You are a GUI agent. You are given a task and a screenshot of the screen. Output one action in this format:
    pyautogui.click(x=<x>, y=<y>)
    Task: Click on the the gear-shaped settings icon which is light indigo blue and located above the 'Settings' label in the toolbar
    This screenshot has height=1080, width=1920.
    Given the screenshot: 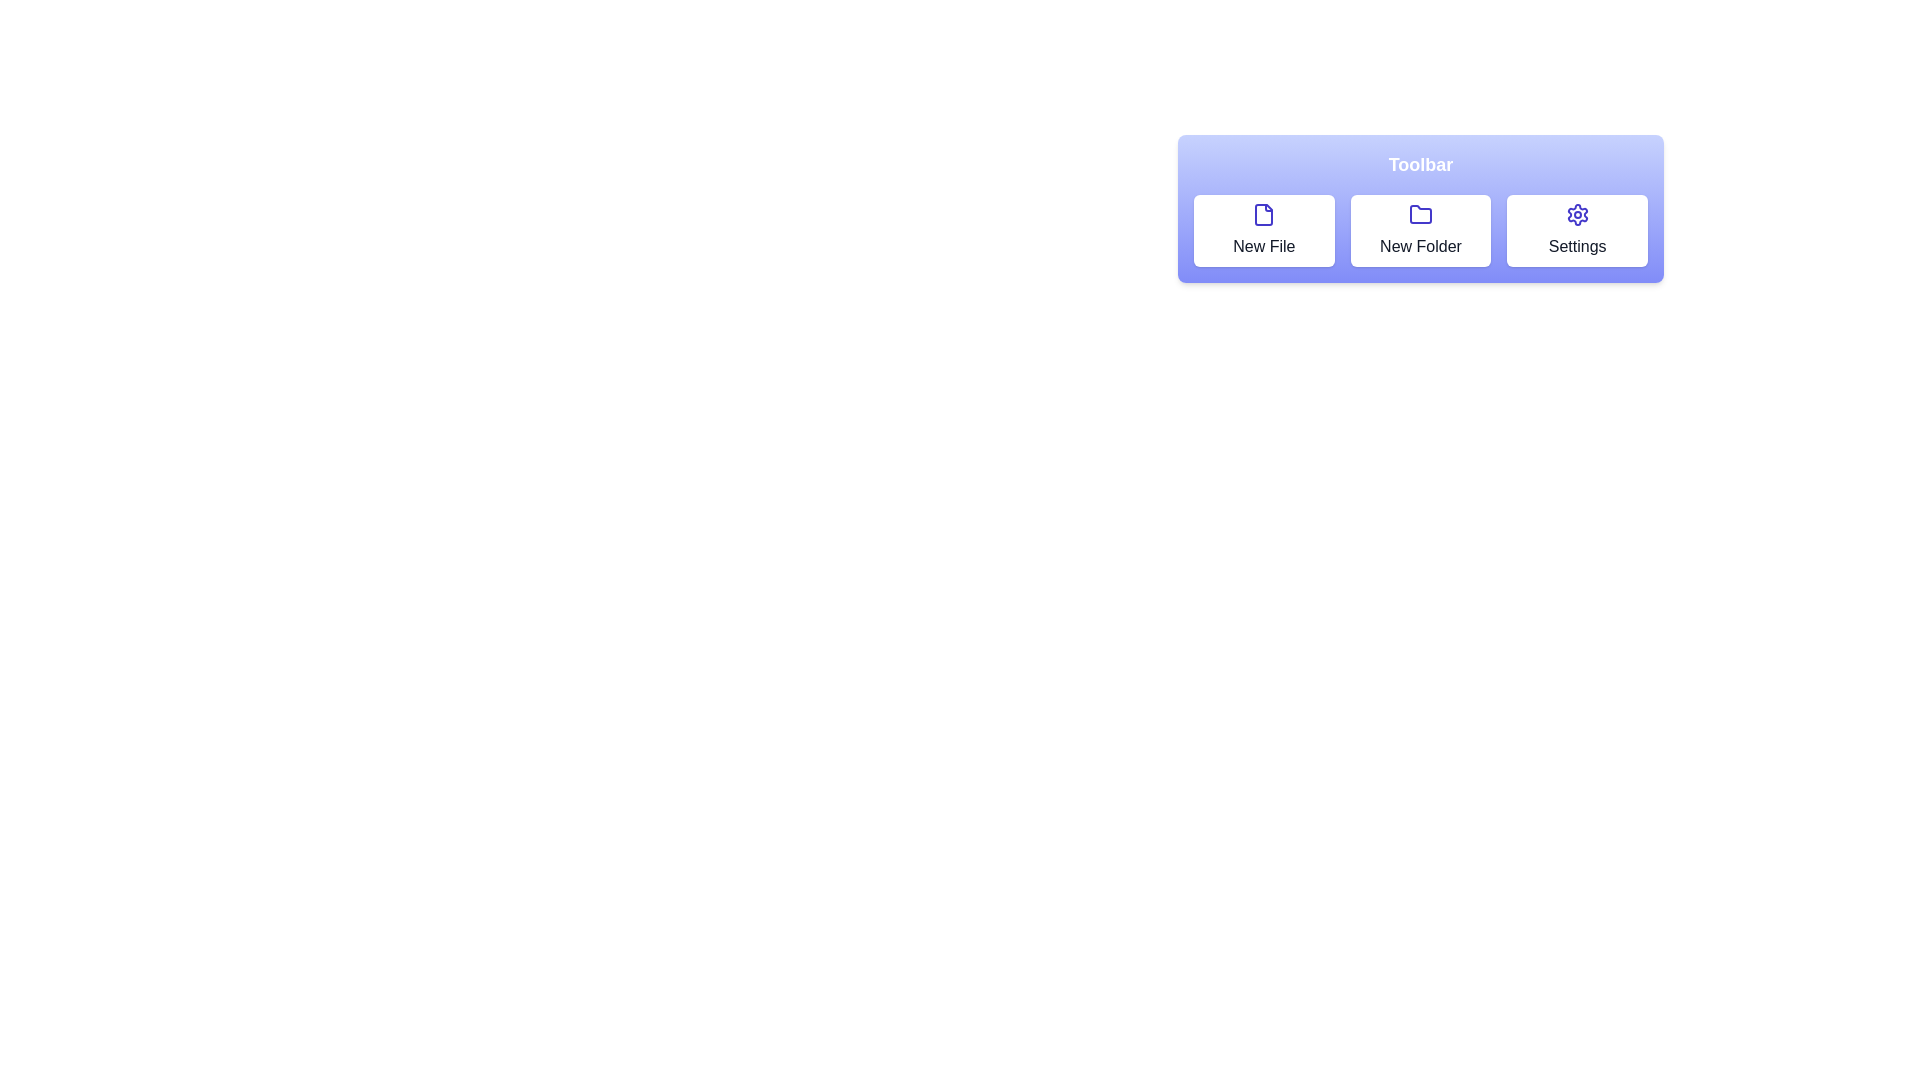 What is the action you would take?
    pyautogui.click(x=1576, y=215)
    